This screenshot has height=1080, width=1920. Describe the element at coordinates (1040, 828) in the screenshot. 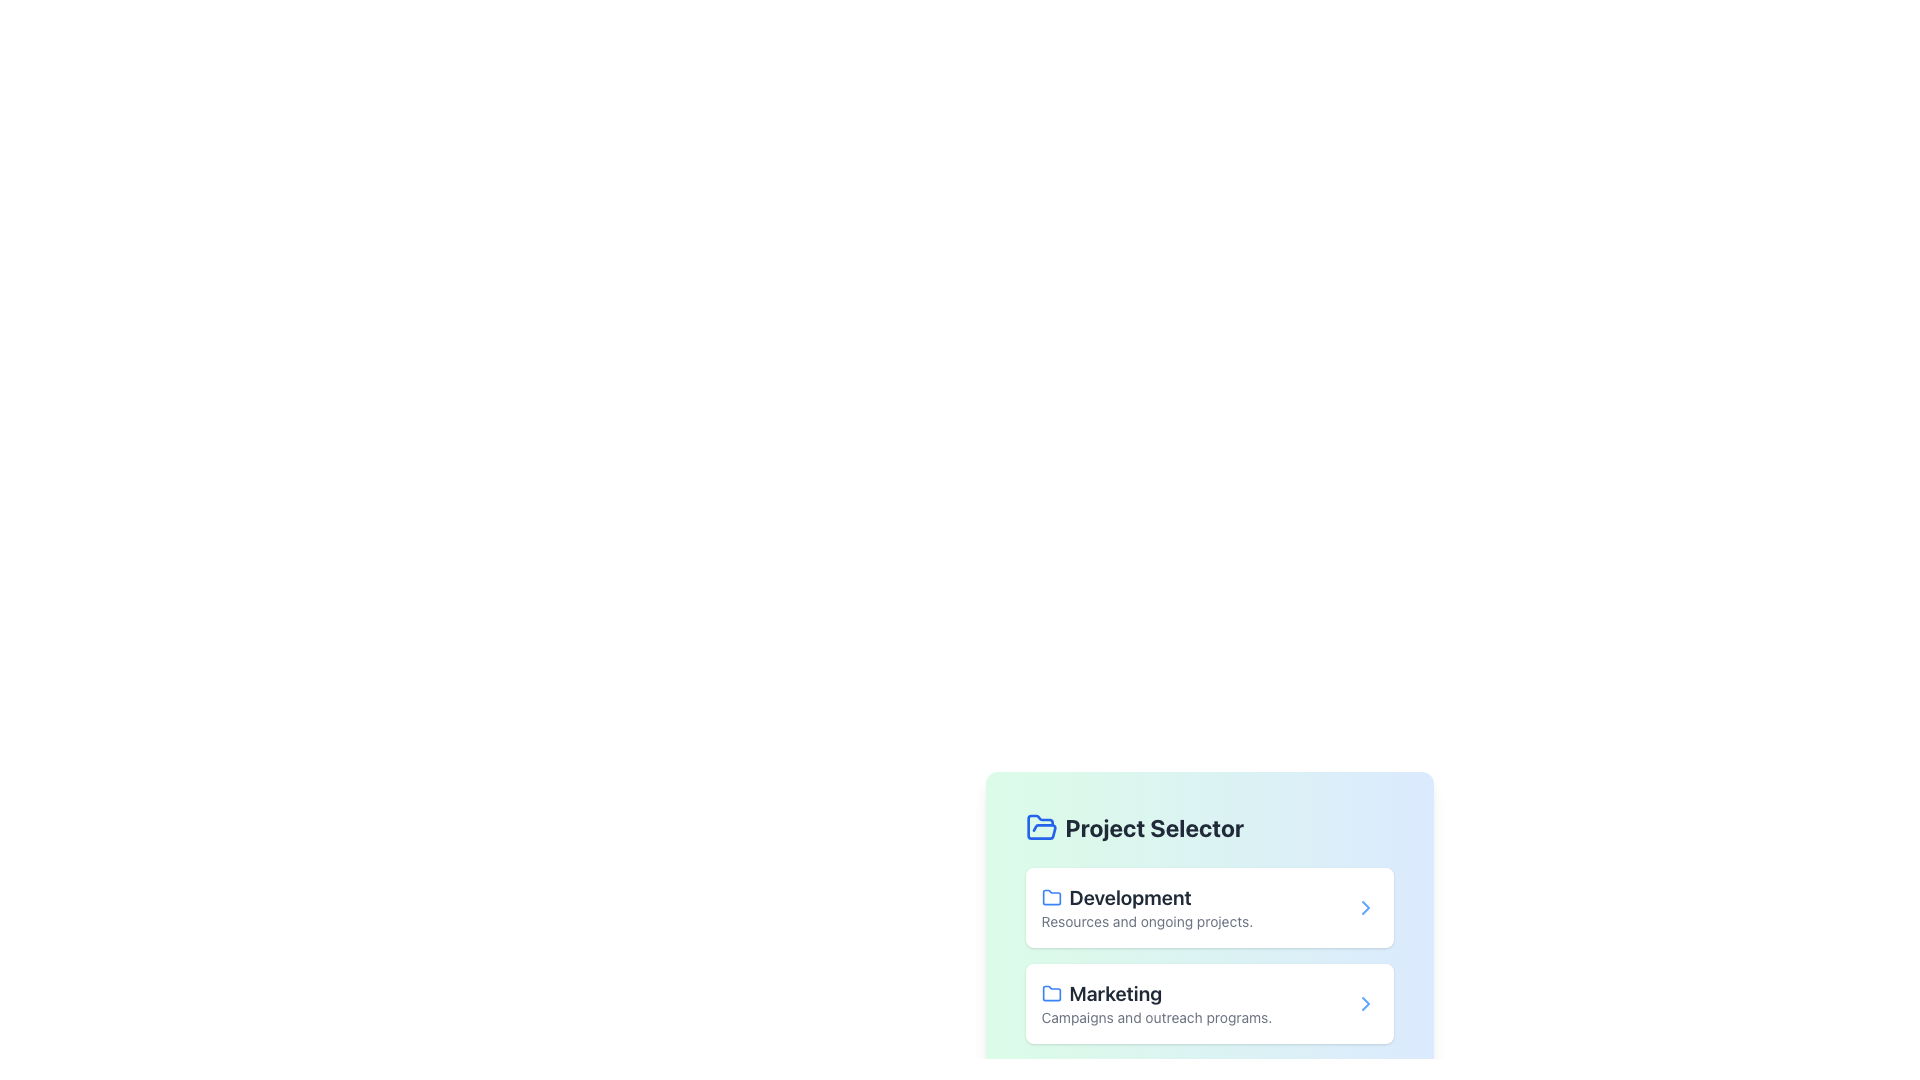

I see `the open folder icon, which is styled in bold blue color and located to the left of the 'Project Selector' text in the header panel` at that location.